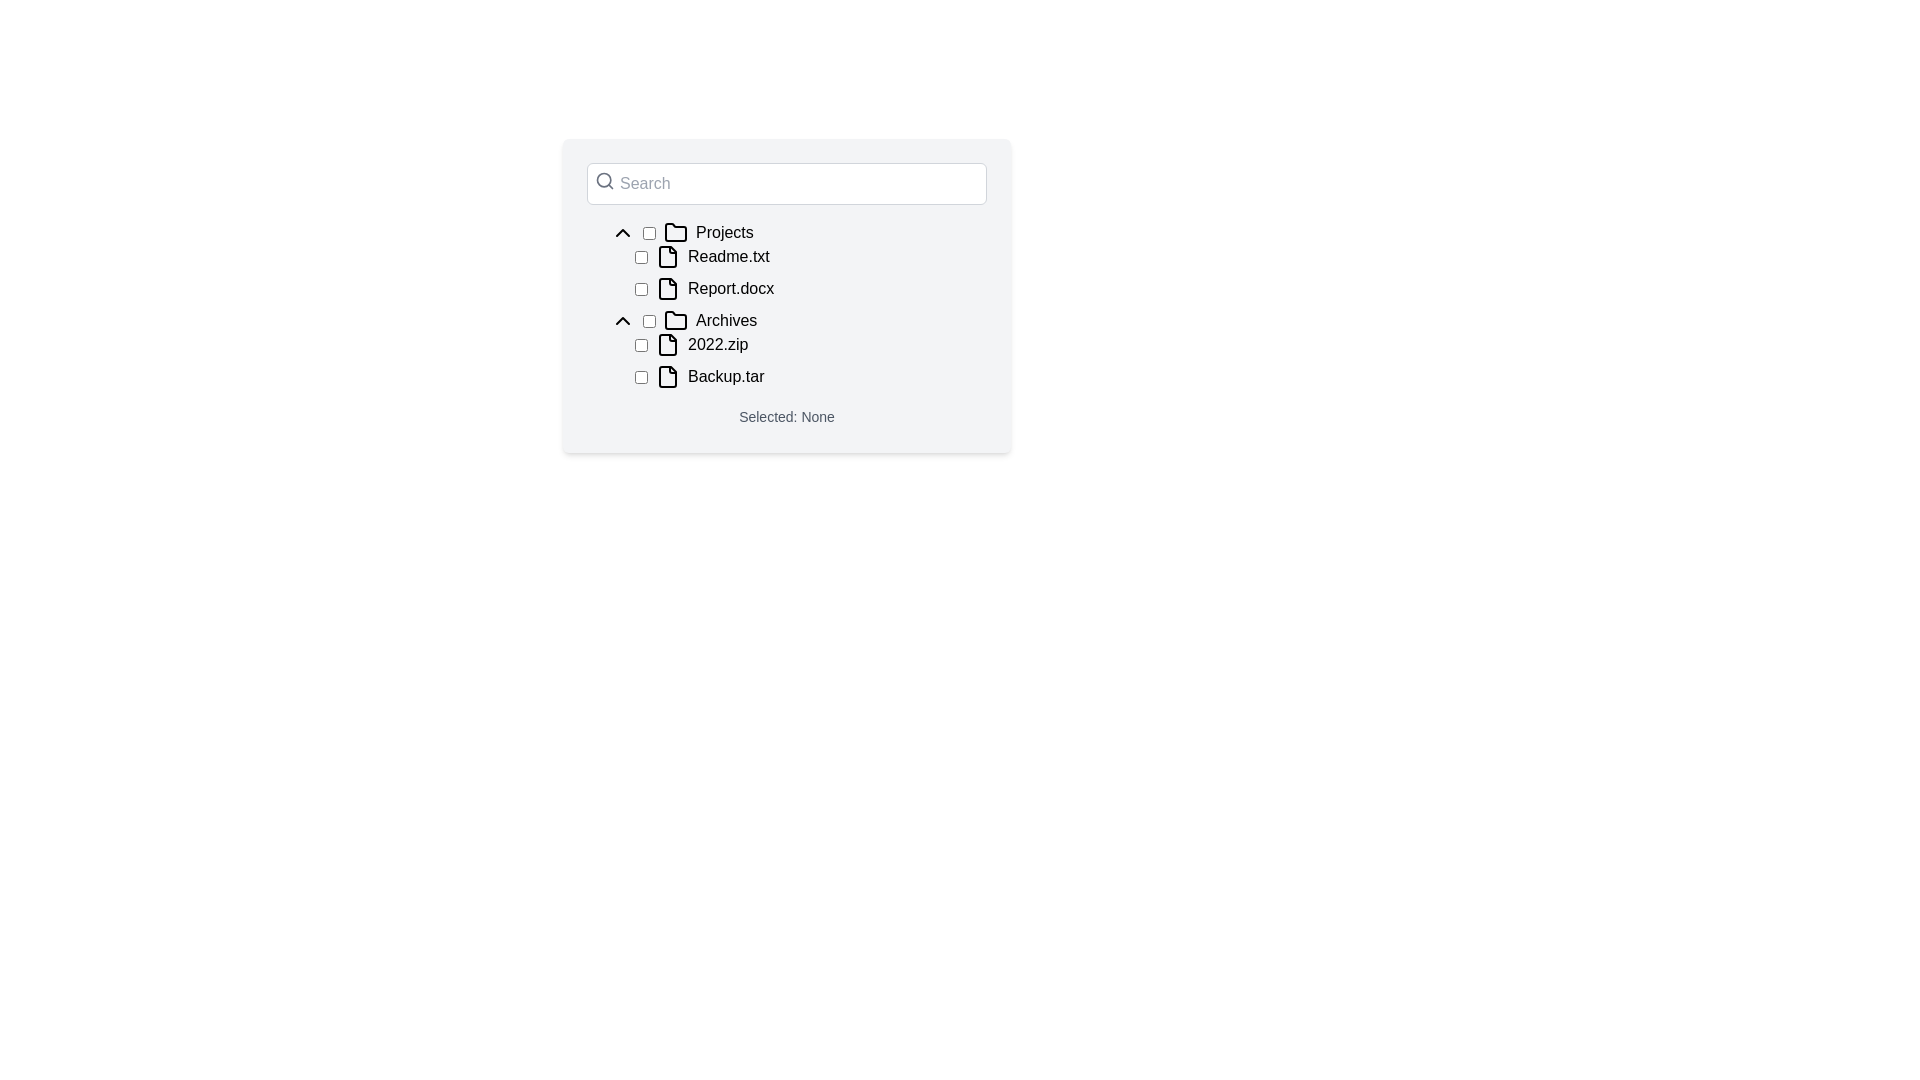  I want to click on the unmarked checkbox located to the left of the 'Readme.txt' file to trigger its hover state, so click(641, 256).